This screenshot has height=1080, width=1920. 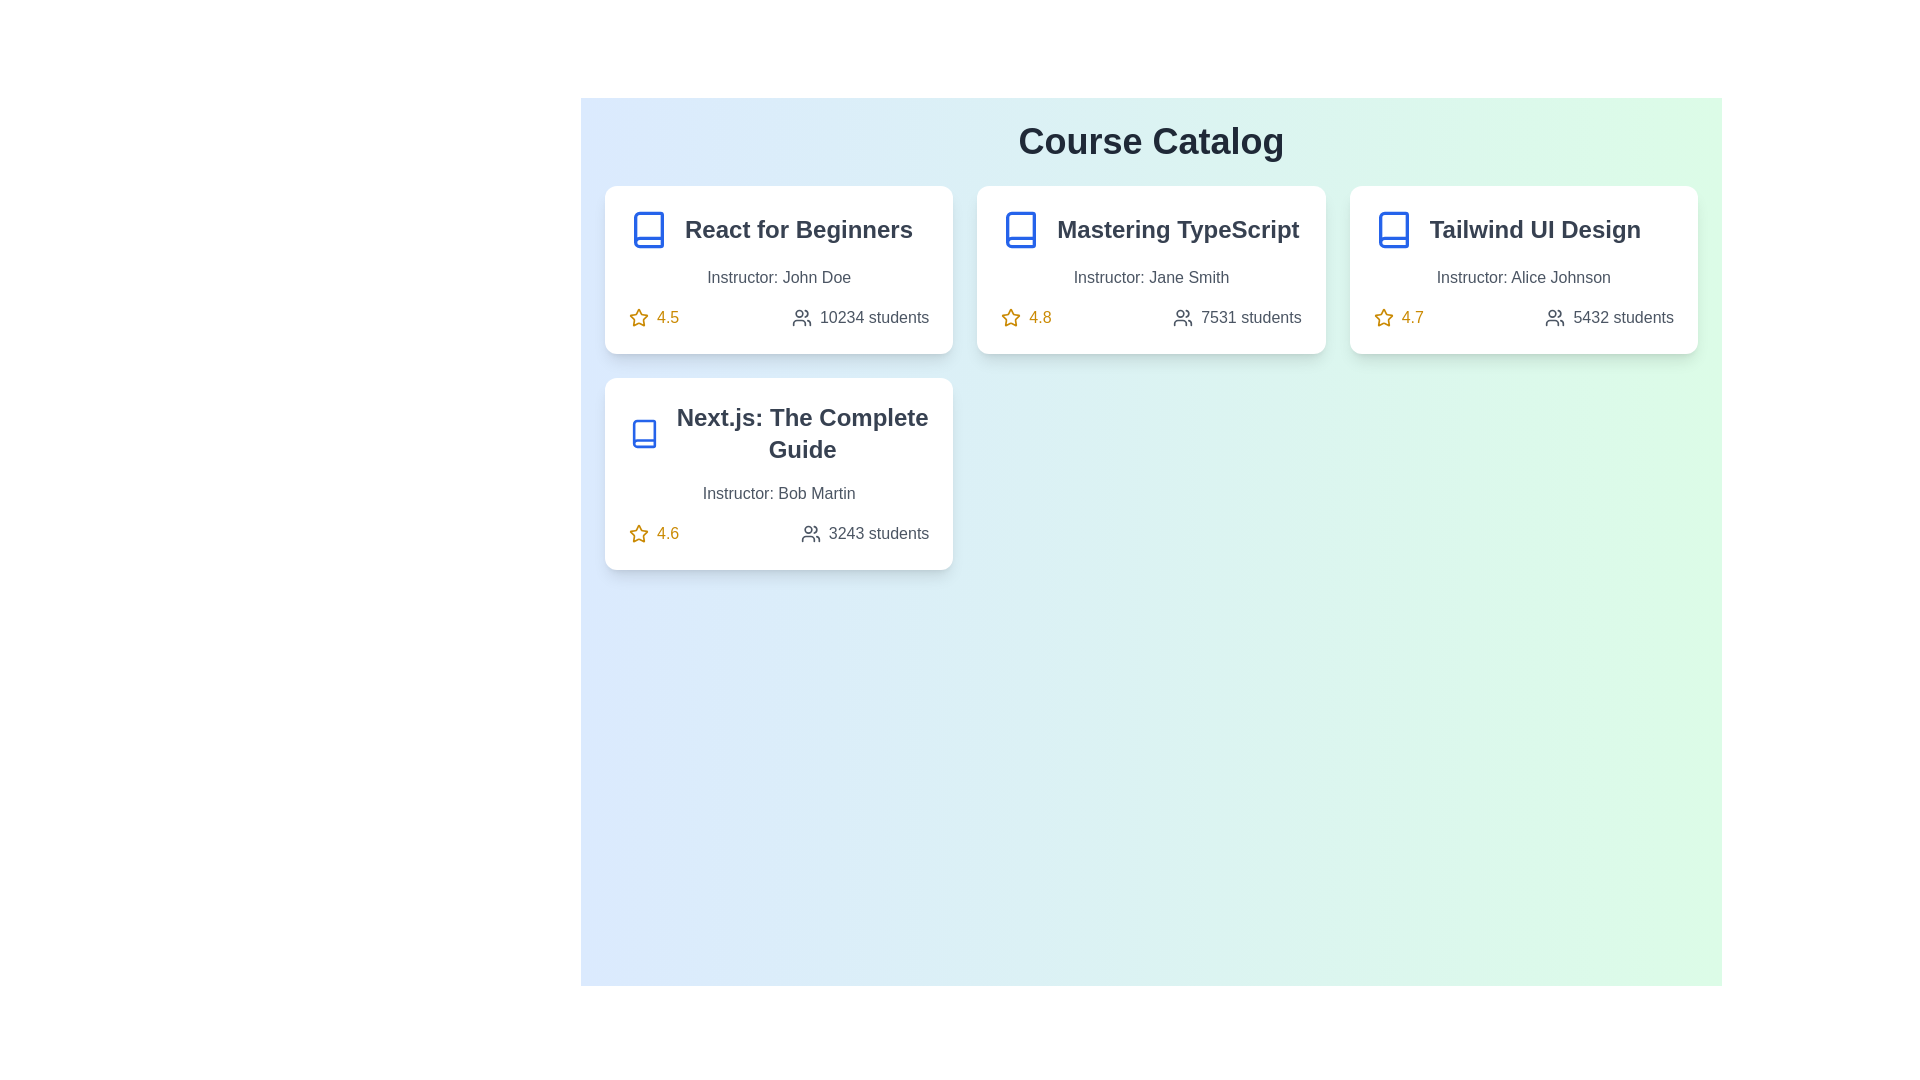 I want to click on the text displaying '3243 students' next to the user icon in the bottom section of the third course card in the 'Course Catalog' layout, so click(x=865, y=532).